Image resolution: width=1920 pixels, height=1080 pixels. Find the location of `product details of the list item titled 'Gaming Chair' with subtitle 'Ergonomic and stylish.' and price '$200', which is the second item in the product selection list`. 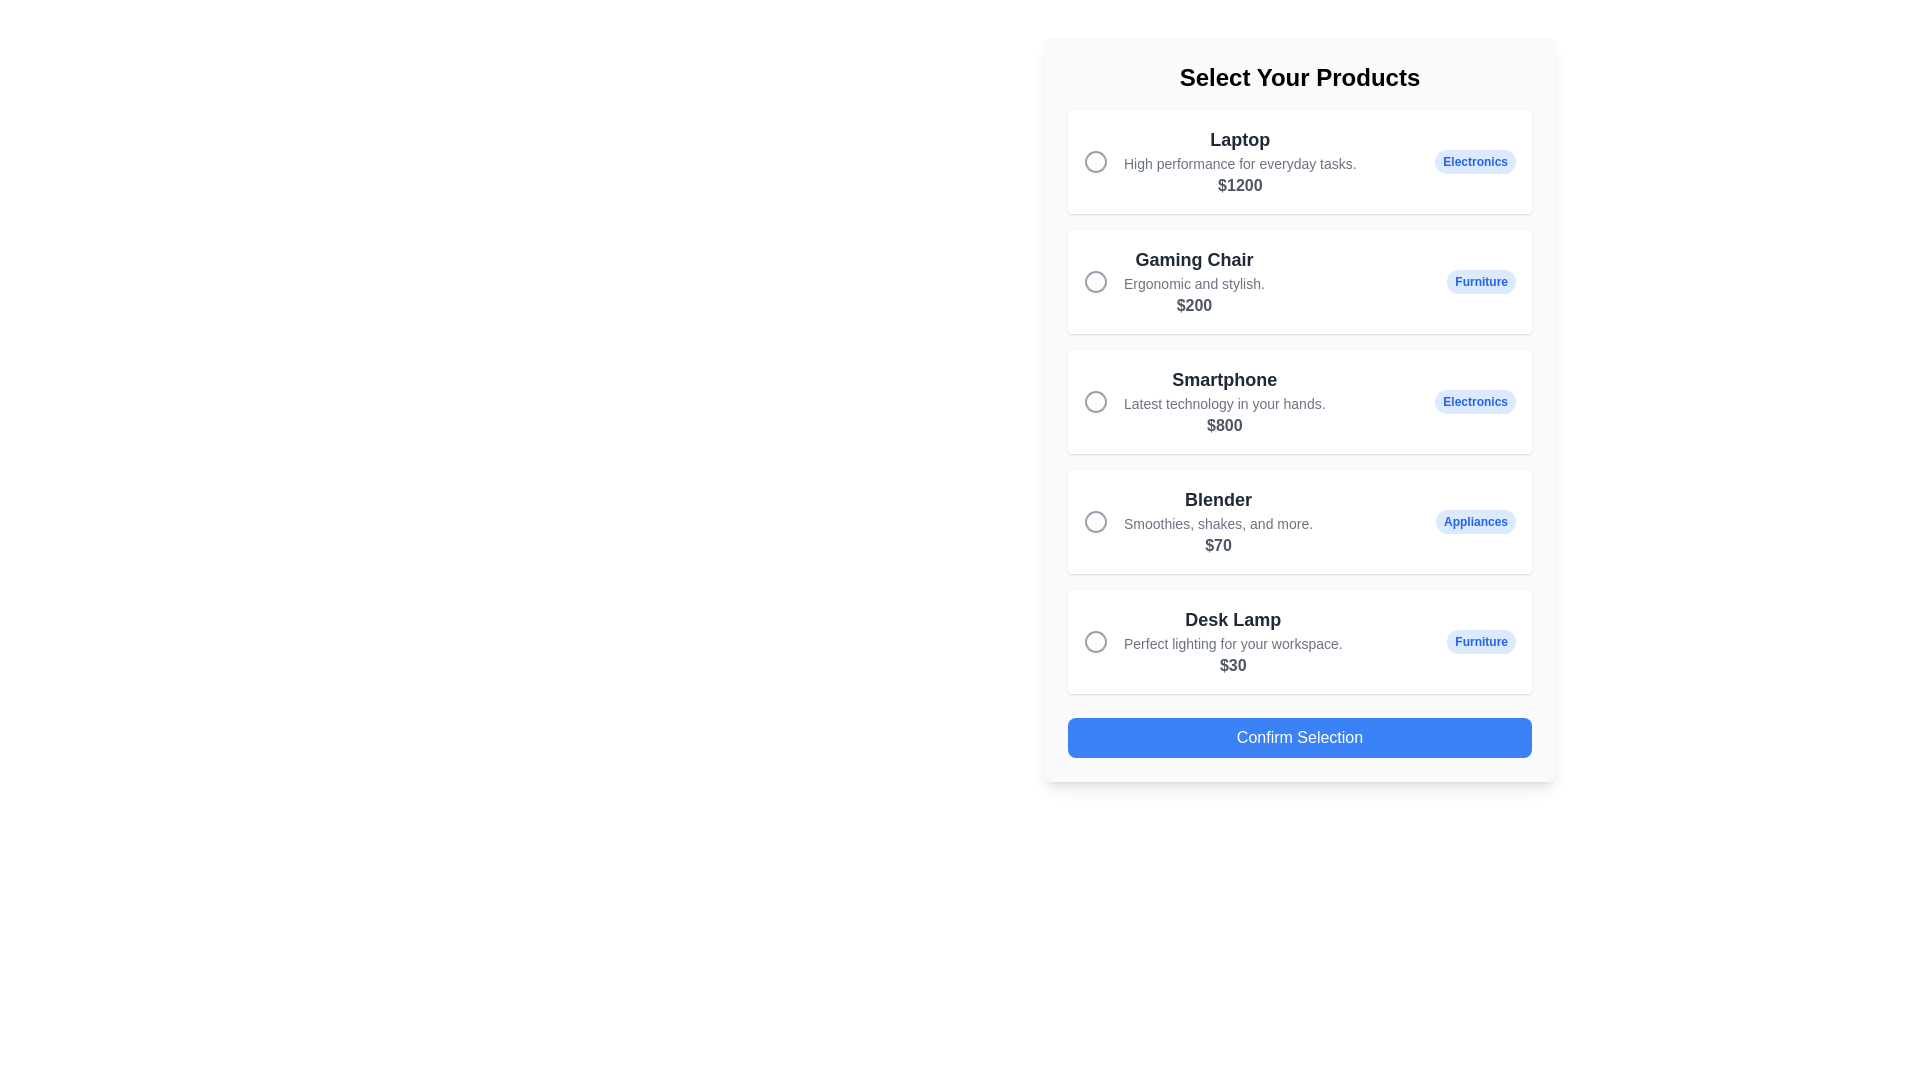

product details of the list item titled 'Gaming Chair' with subtitle 'Ergonomic and stylish.' and price '$200', which is the second item in the product selection list is located at coordinates (1174, 281).